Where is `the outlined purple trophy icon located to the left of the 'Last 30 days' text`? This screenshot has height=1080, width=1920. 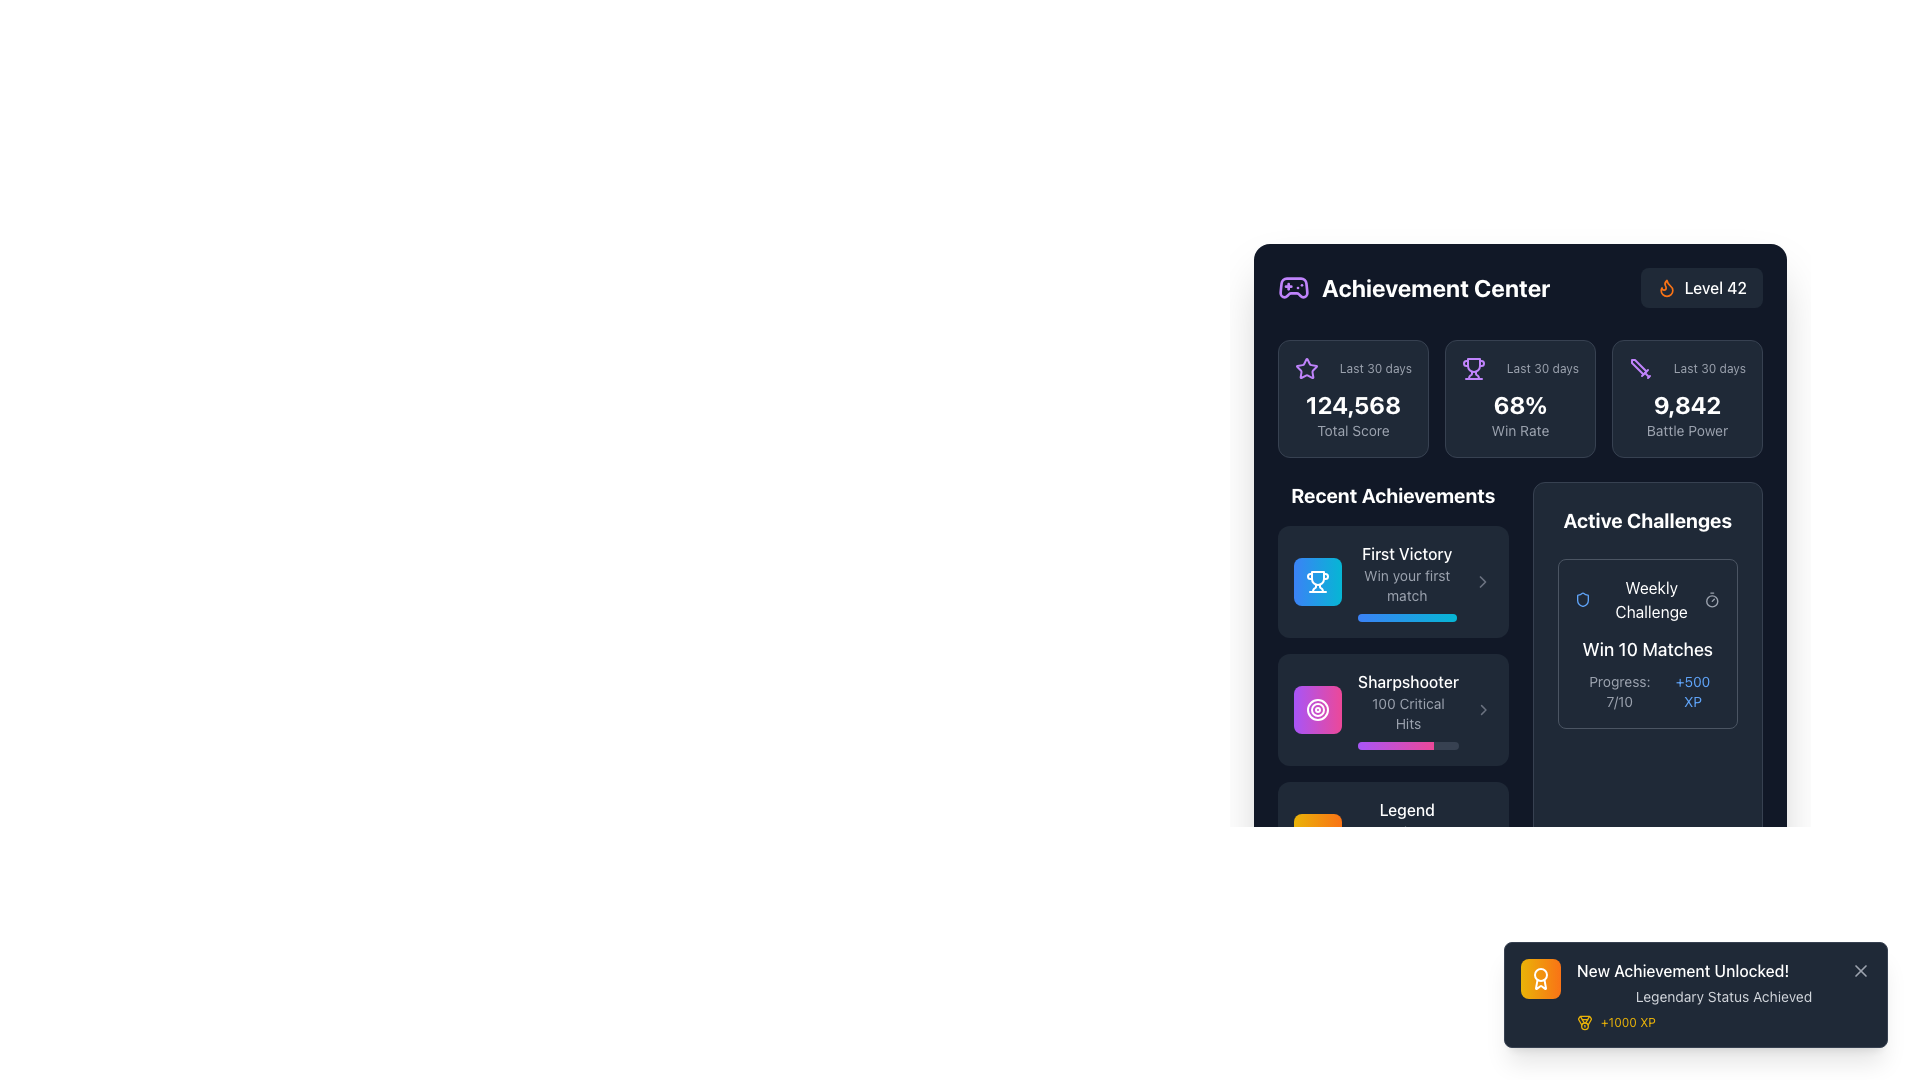
the outlined purple trophy icon located to the left of the 'Last 30 days' text is located at coordinates (1473, 369).